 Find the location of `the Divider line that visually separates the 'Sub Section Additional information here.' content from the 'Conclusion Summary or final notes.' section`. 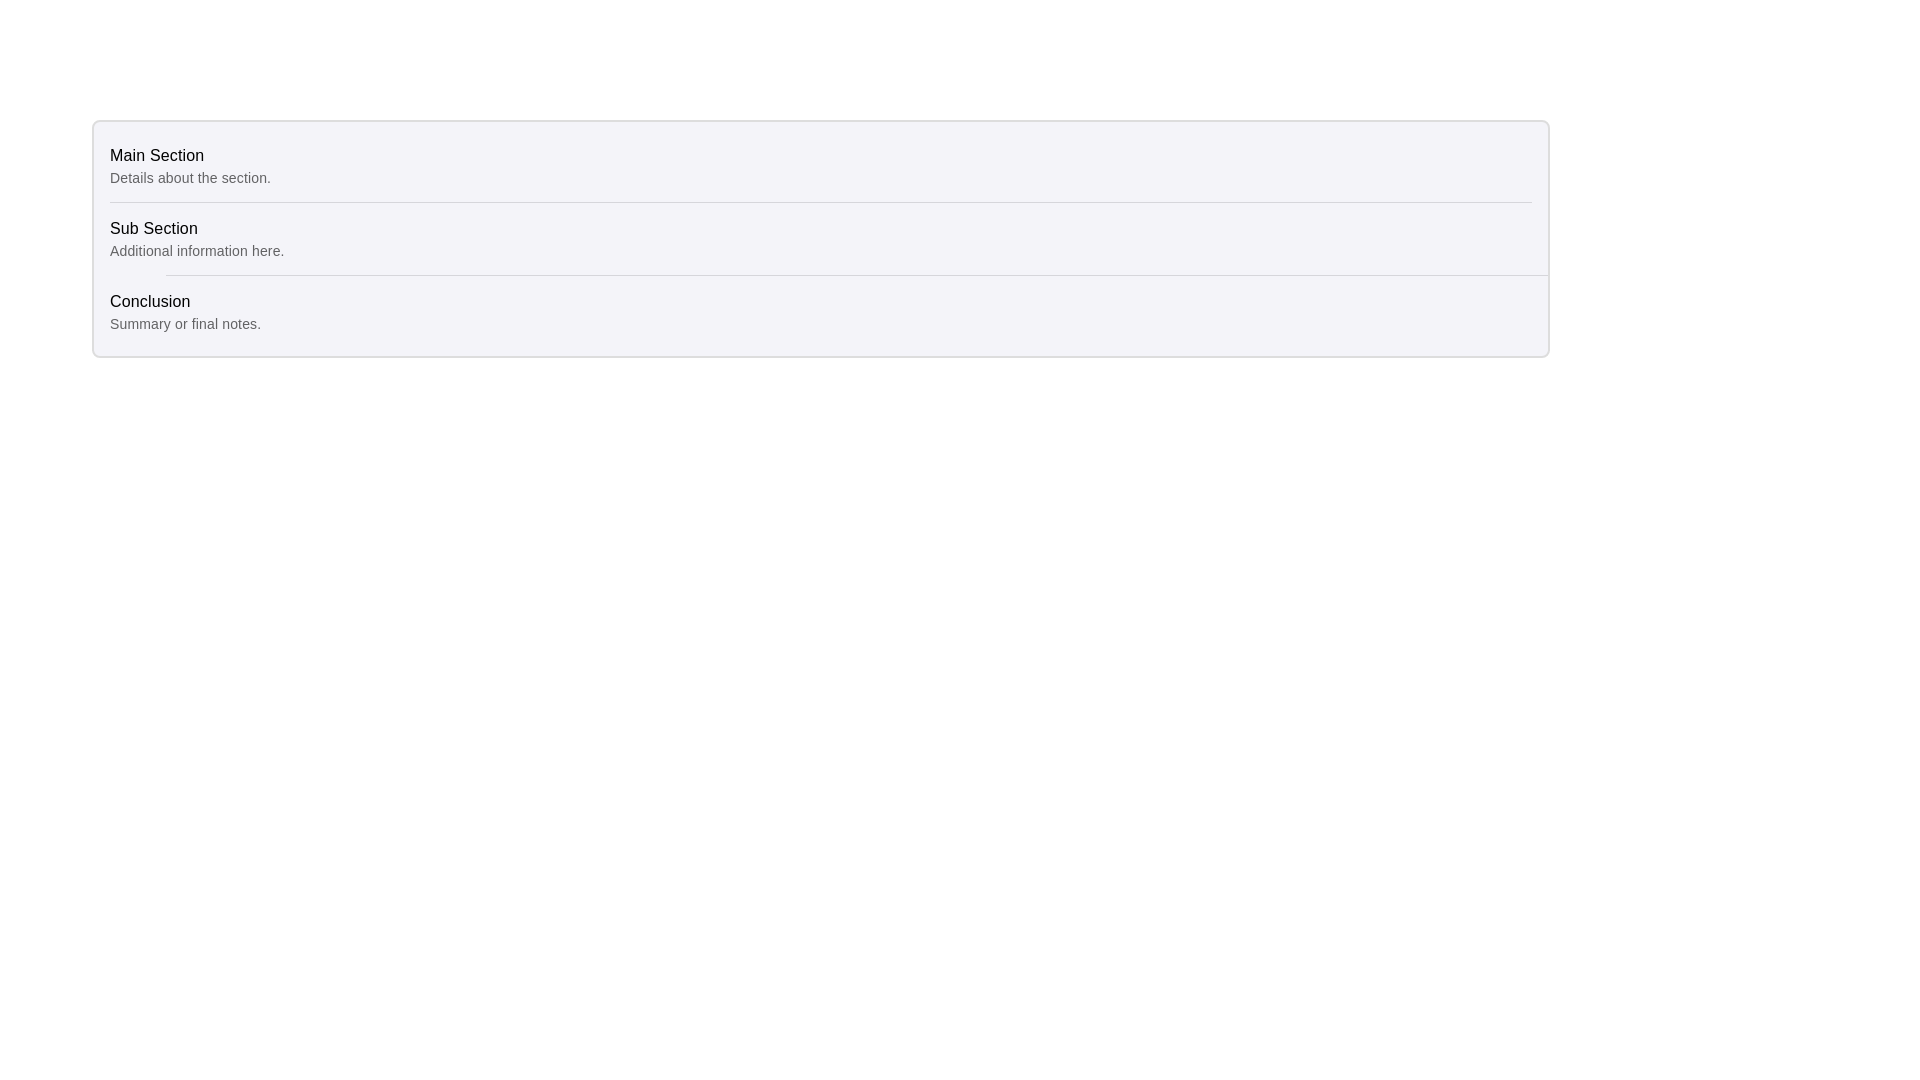

the Divider line that visually separates the 'Sub Section Additional information here.' content from the 'Conclusion Summary or final notes.' section is located at coordinates (857, 274).